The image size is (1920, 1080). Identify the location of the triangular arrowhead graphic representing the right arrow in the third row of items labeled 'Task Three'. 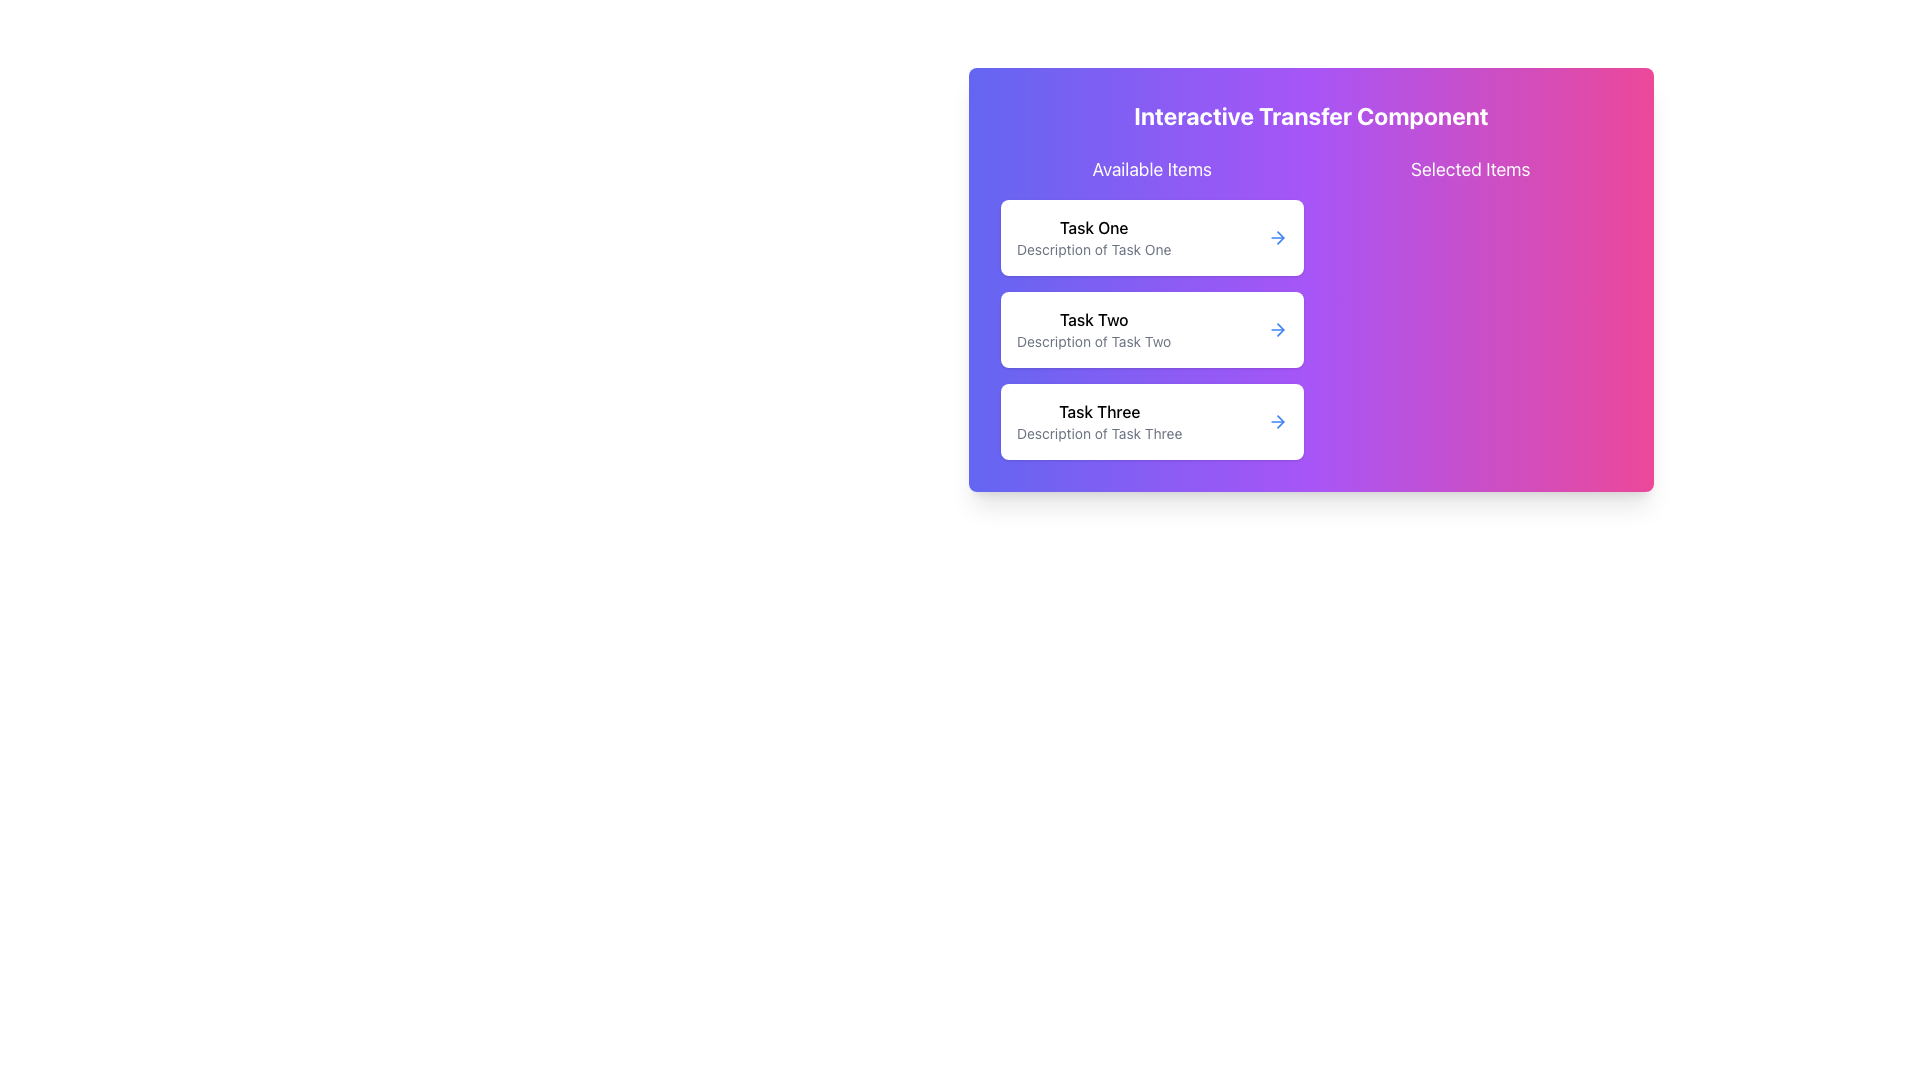
(1280, 420).